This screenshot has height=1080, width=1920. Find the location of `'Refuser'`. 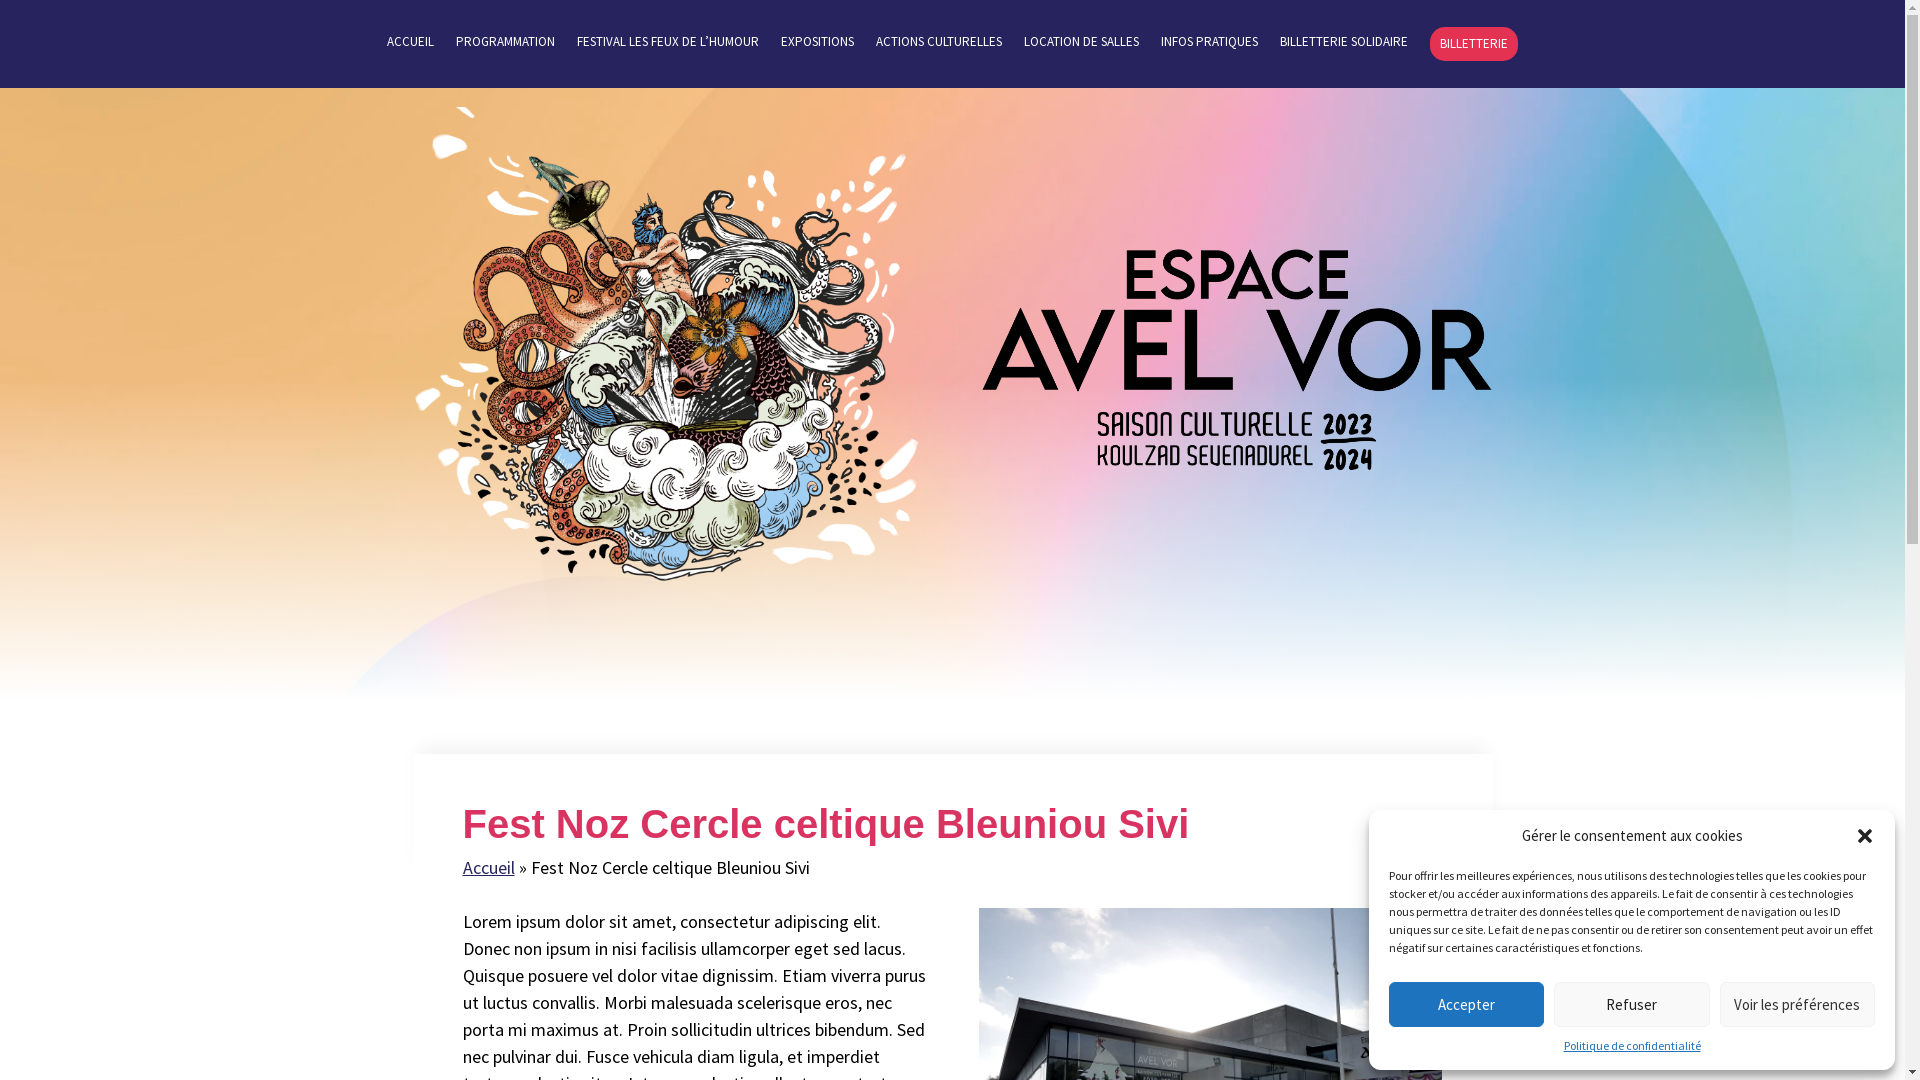

'Refuser' is located at coordinates (1631, 1004).